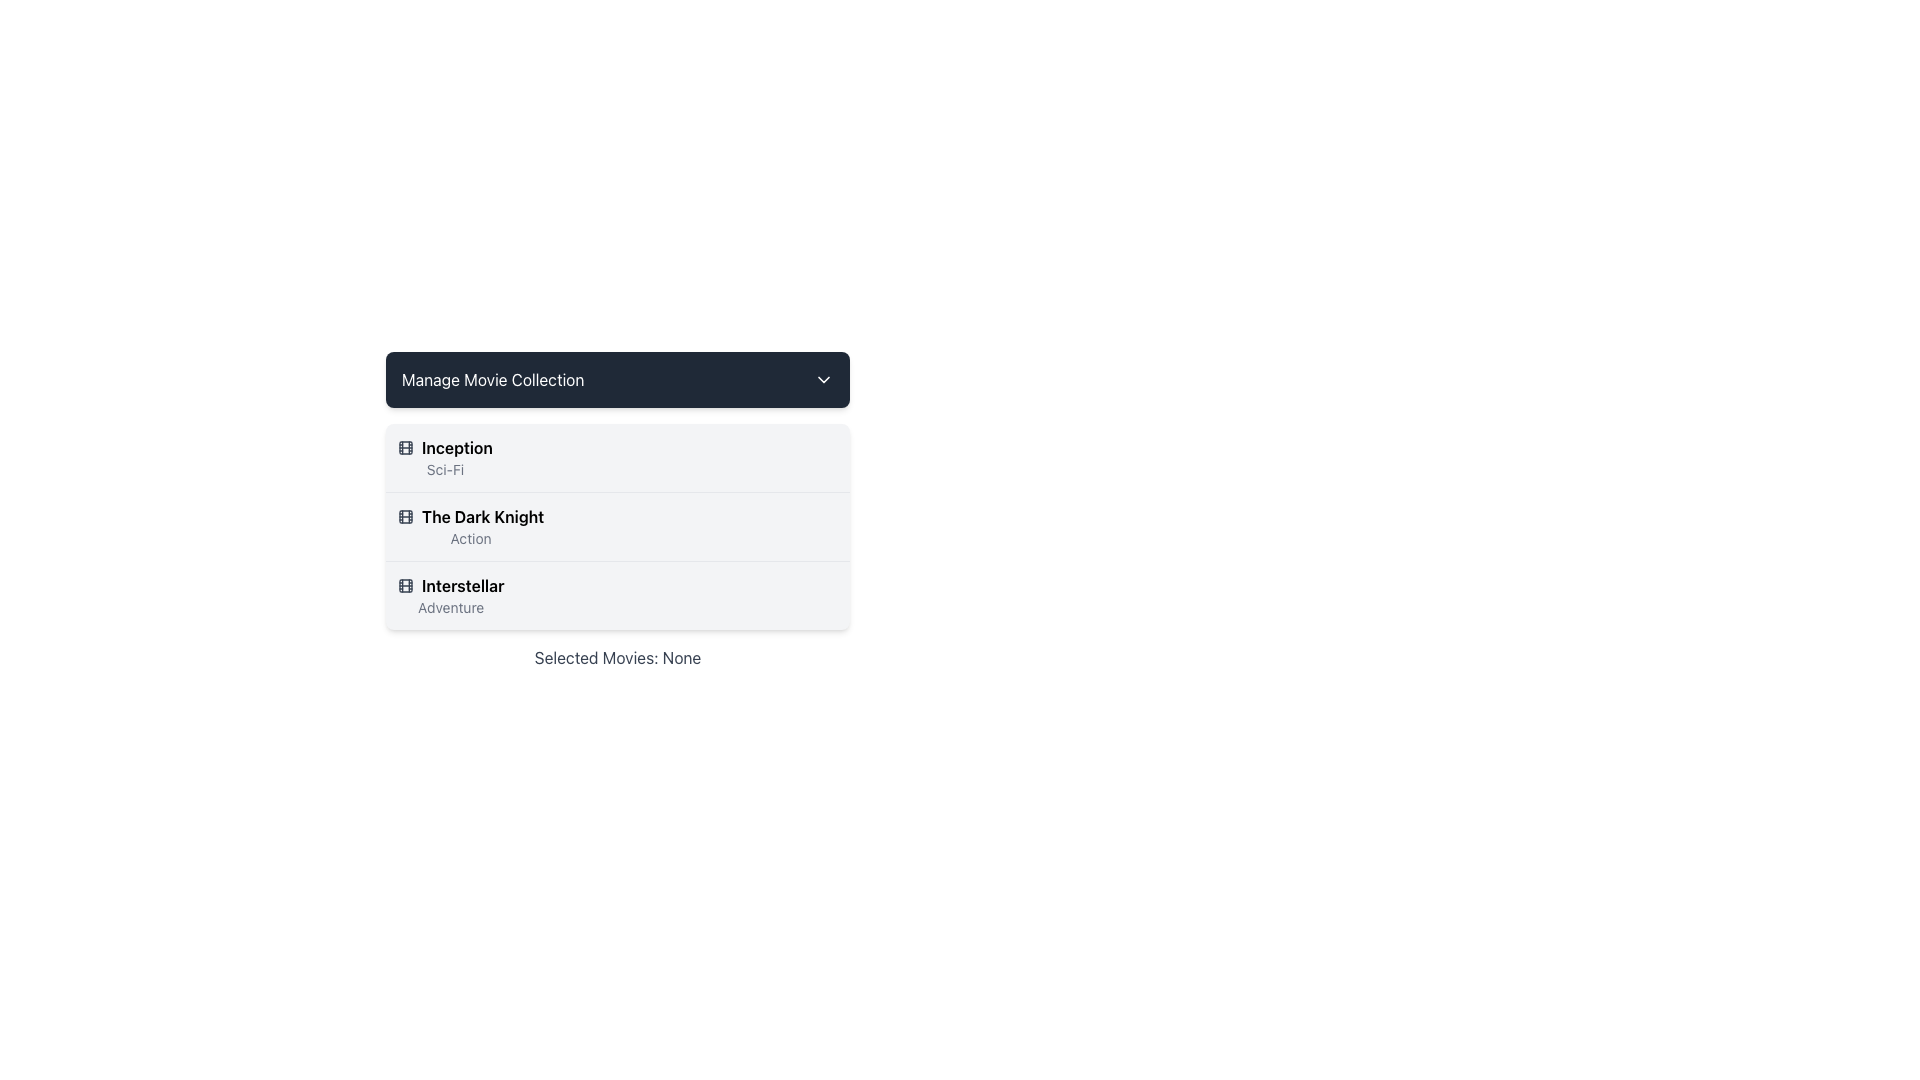  I want to click on the static text label indicating that no movies have been selected, located at the bottom of the movie list, so click(617, 658).